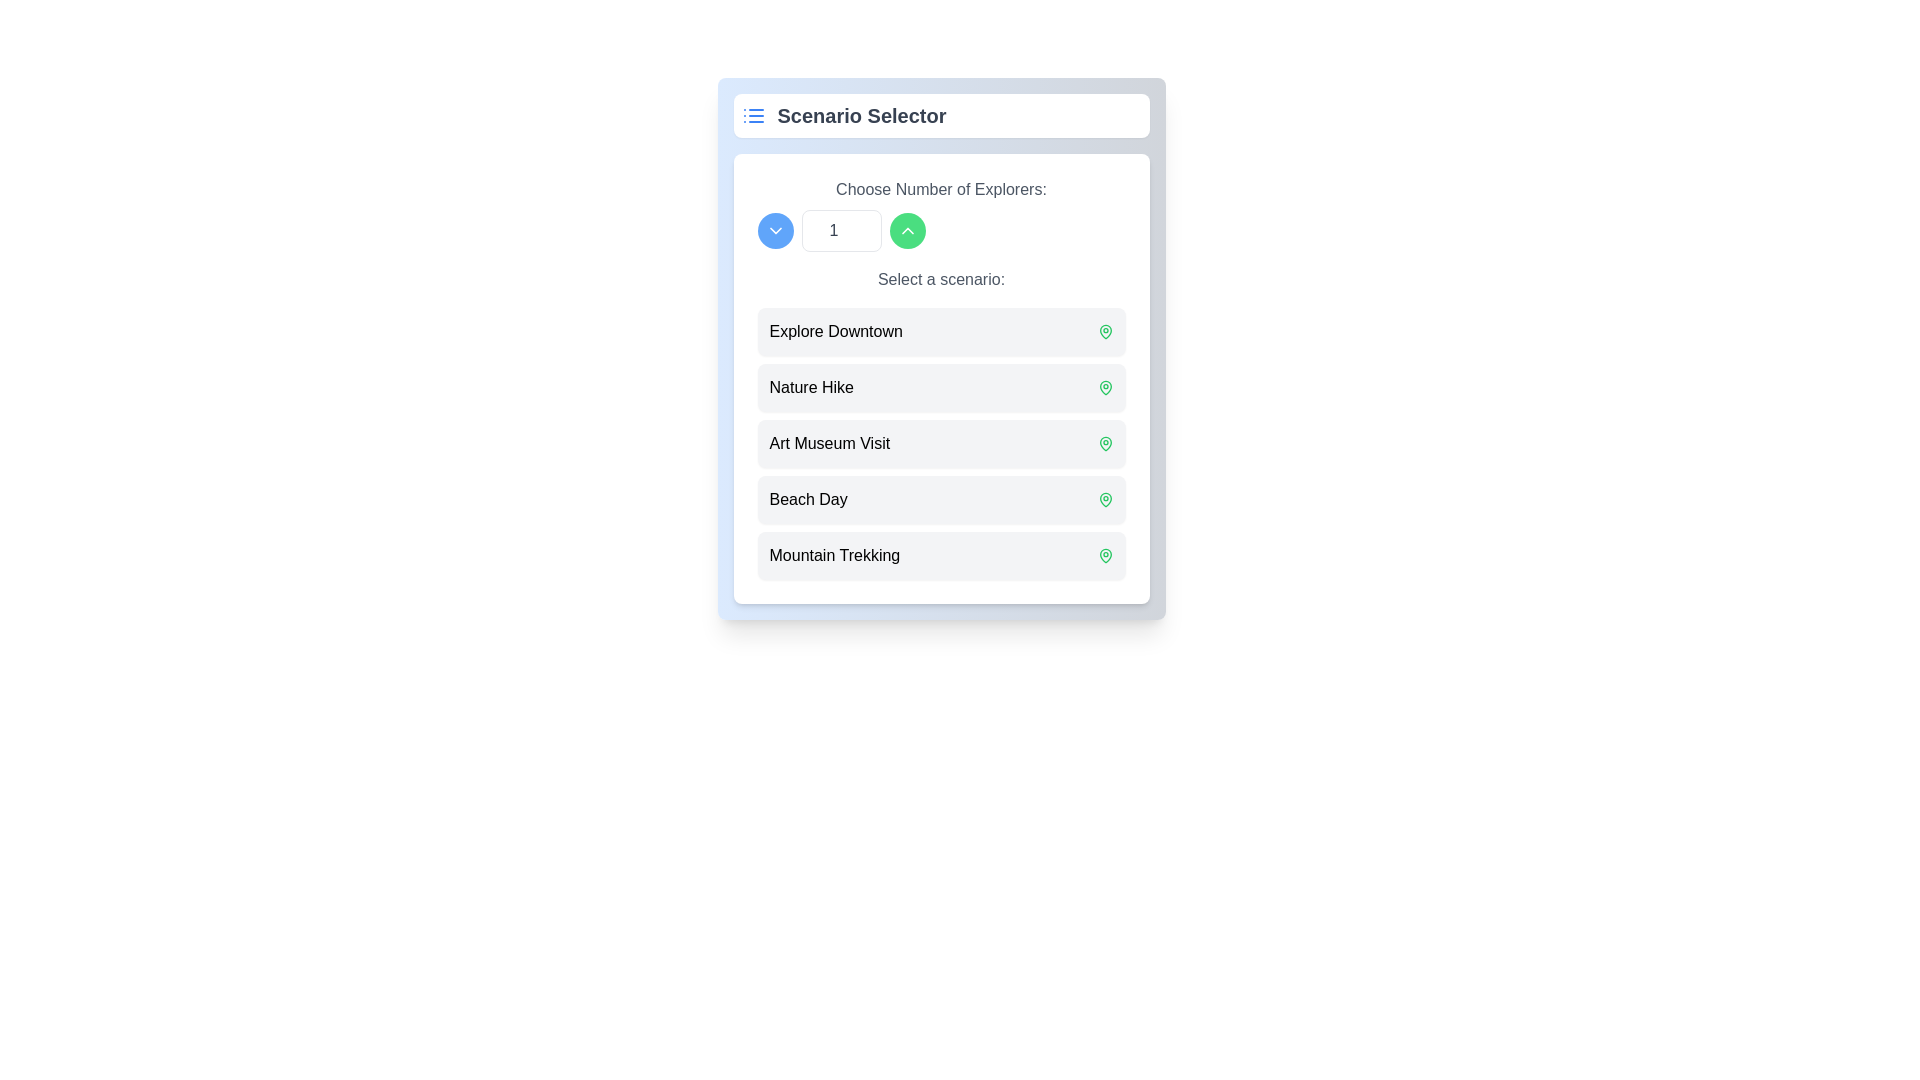 The width and height of the screenshot is (1920, 1080). Describe the element at coordinates (940, 115) in the screenshot. I see `the 'Scenario Selector' text header with an icon resembling a list` at that location.